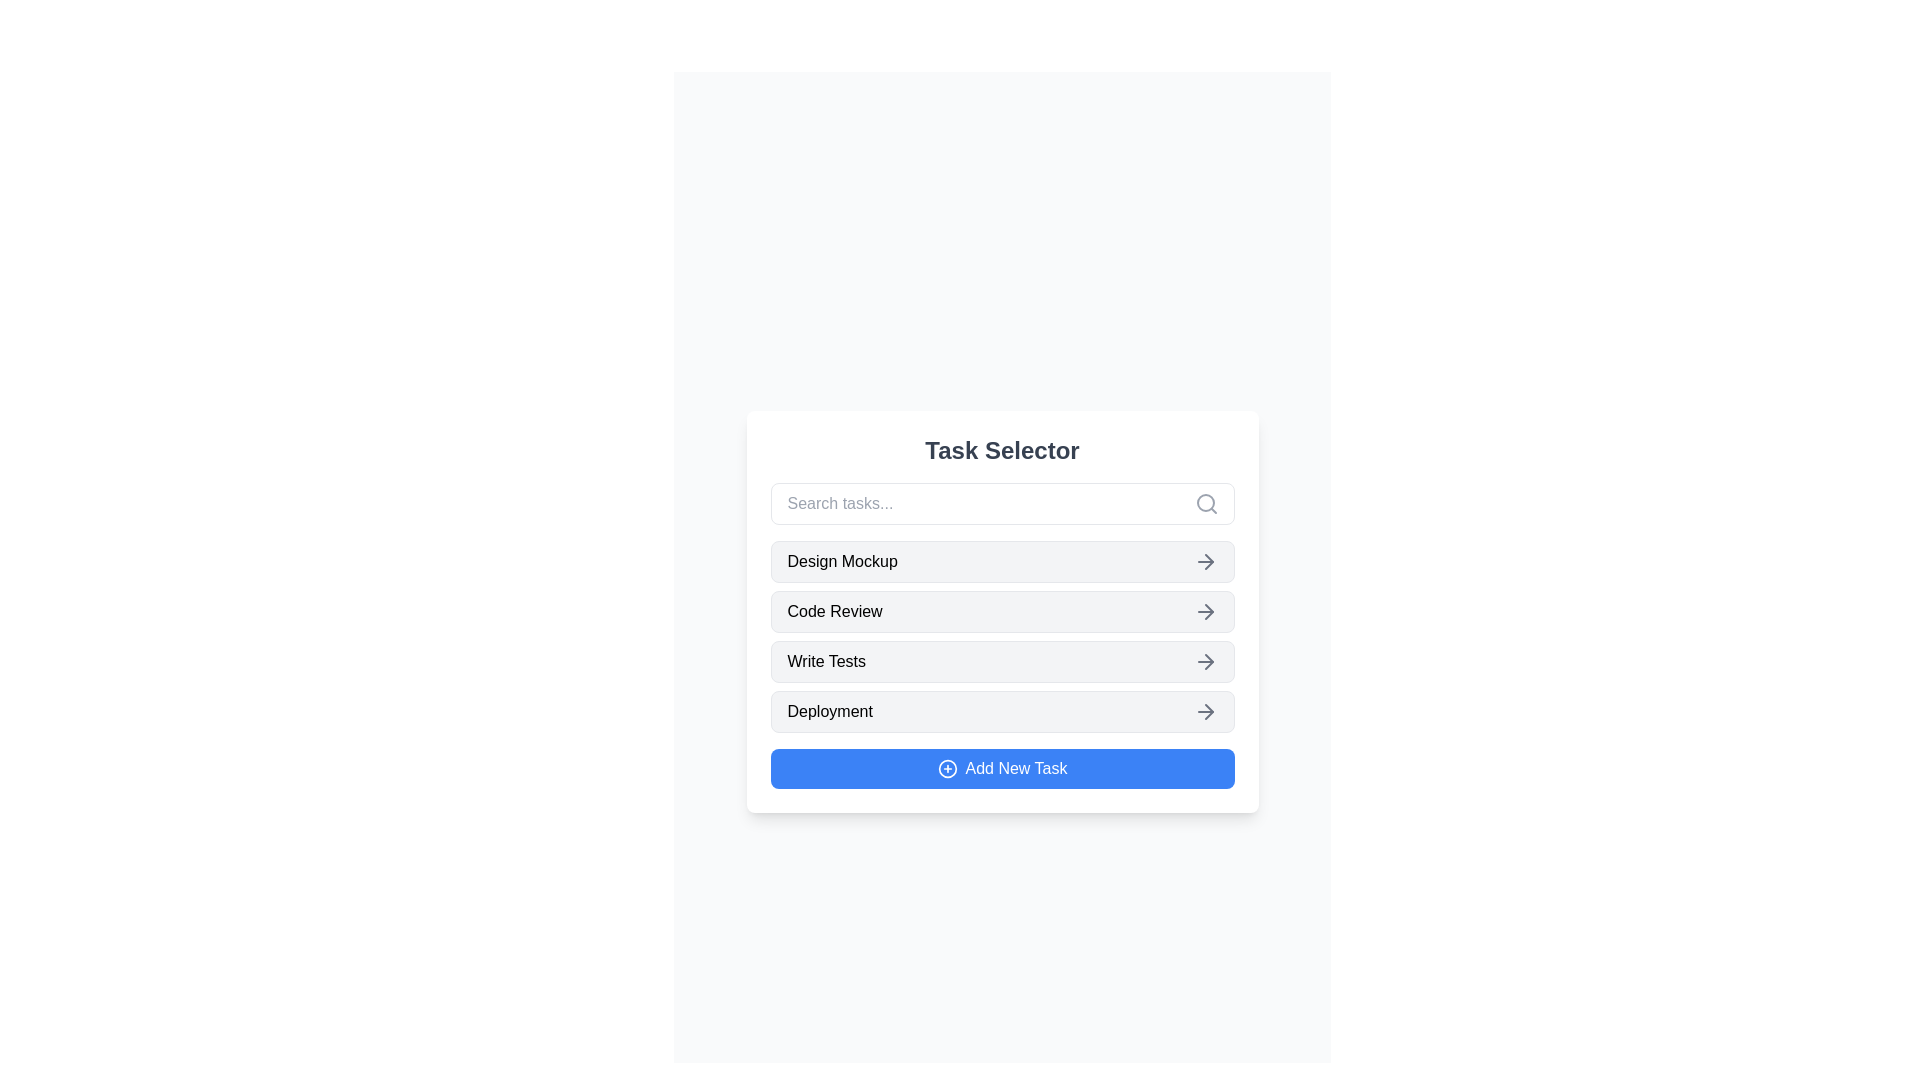 Image resolution: width=1920 pixels, height=1080 pixels. What do you see at coordinates (1016, 767) in the screenshot?
I see `the text label within the blue button at the bottom center of the user interface` at bounding box center [1016, 767].